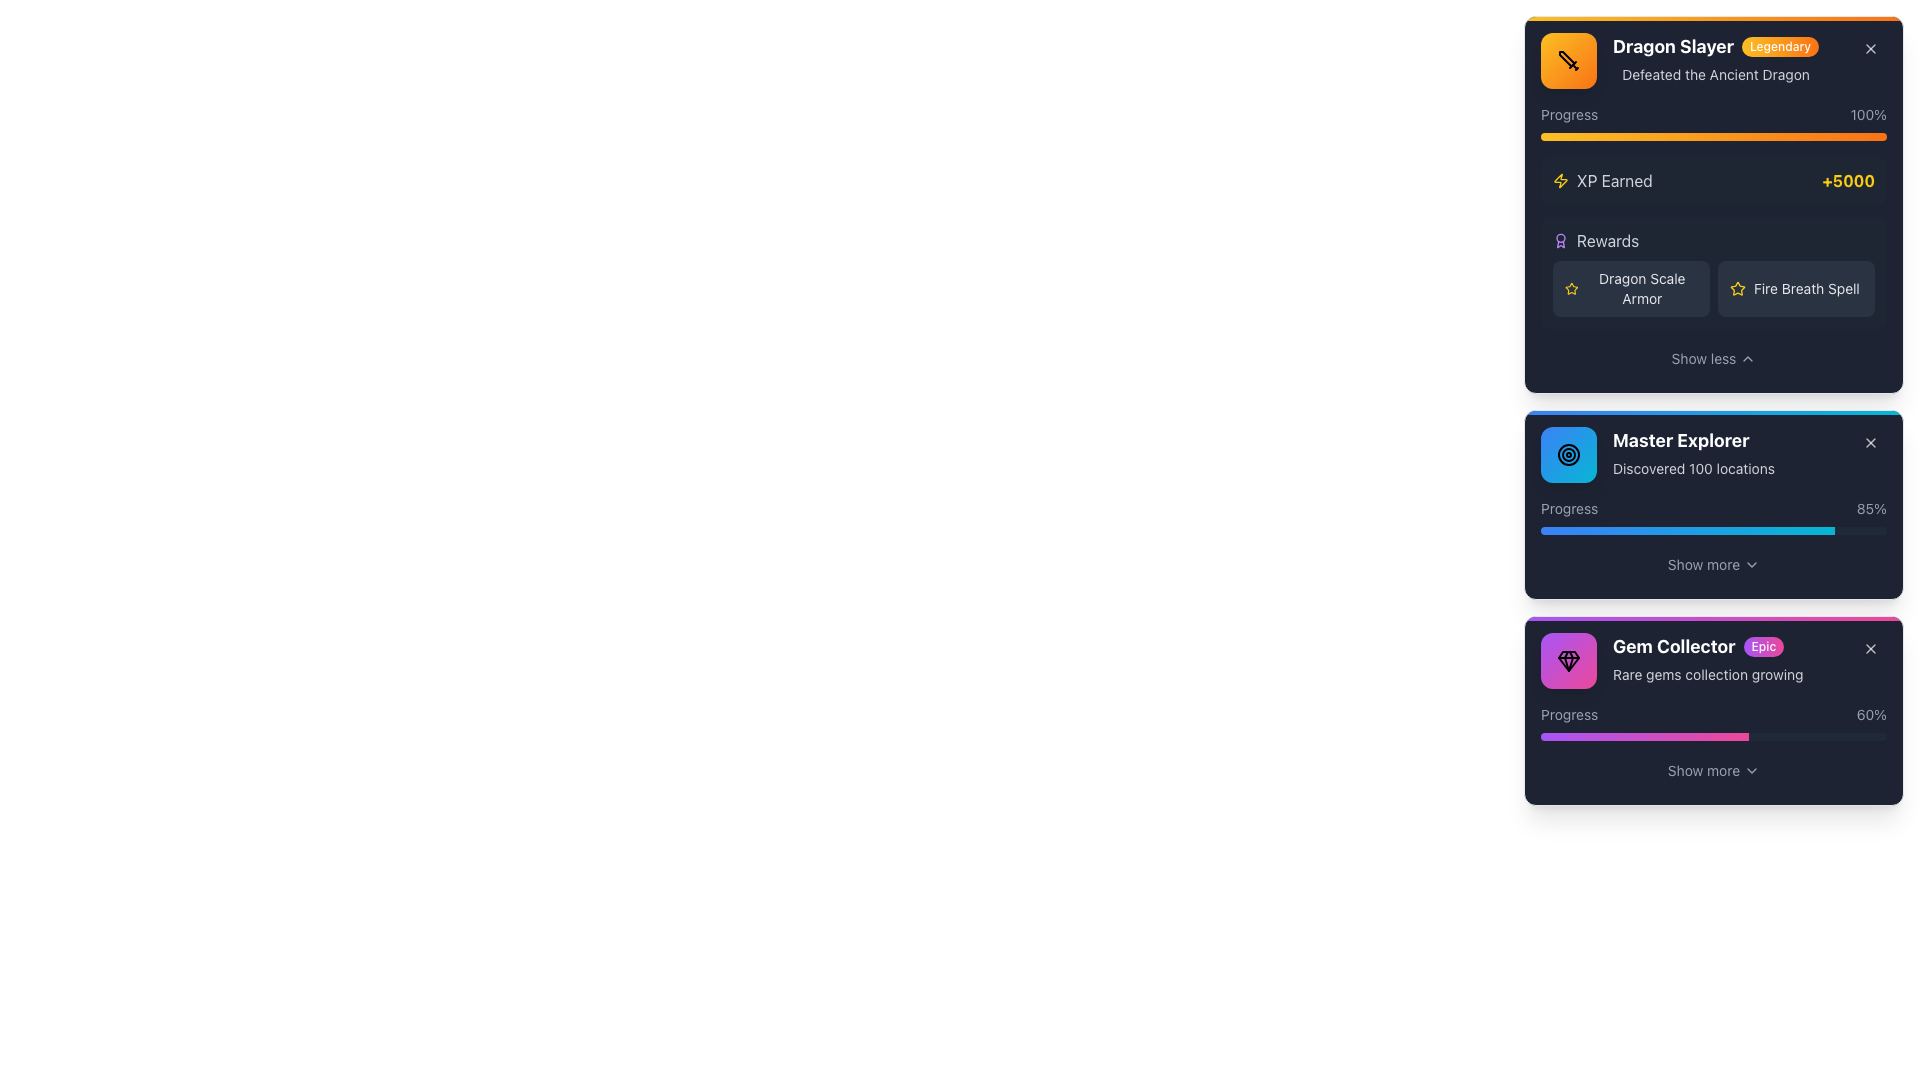 This screenshot has height=1080, width=1920. Describe the element at coordinates (1707, 675) in the screenshot. I see `the text label displaying 'Rare gems collection growing' in light gray font, positioned below the 'Gem Collector' title within a dark background card` at that location.